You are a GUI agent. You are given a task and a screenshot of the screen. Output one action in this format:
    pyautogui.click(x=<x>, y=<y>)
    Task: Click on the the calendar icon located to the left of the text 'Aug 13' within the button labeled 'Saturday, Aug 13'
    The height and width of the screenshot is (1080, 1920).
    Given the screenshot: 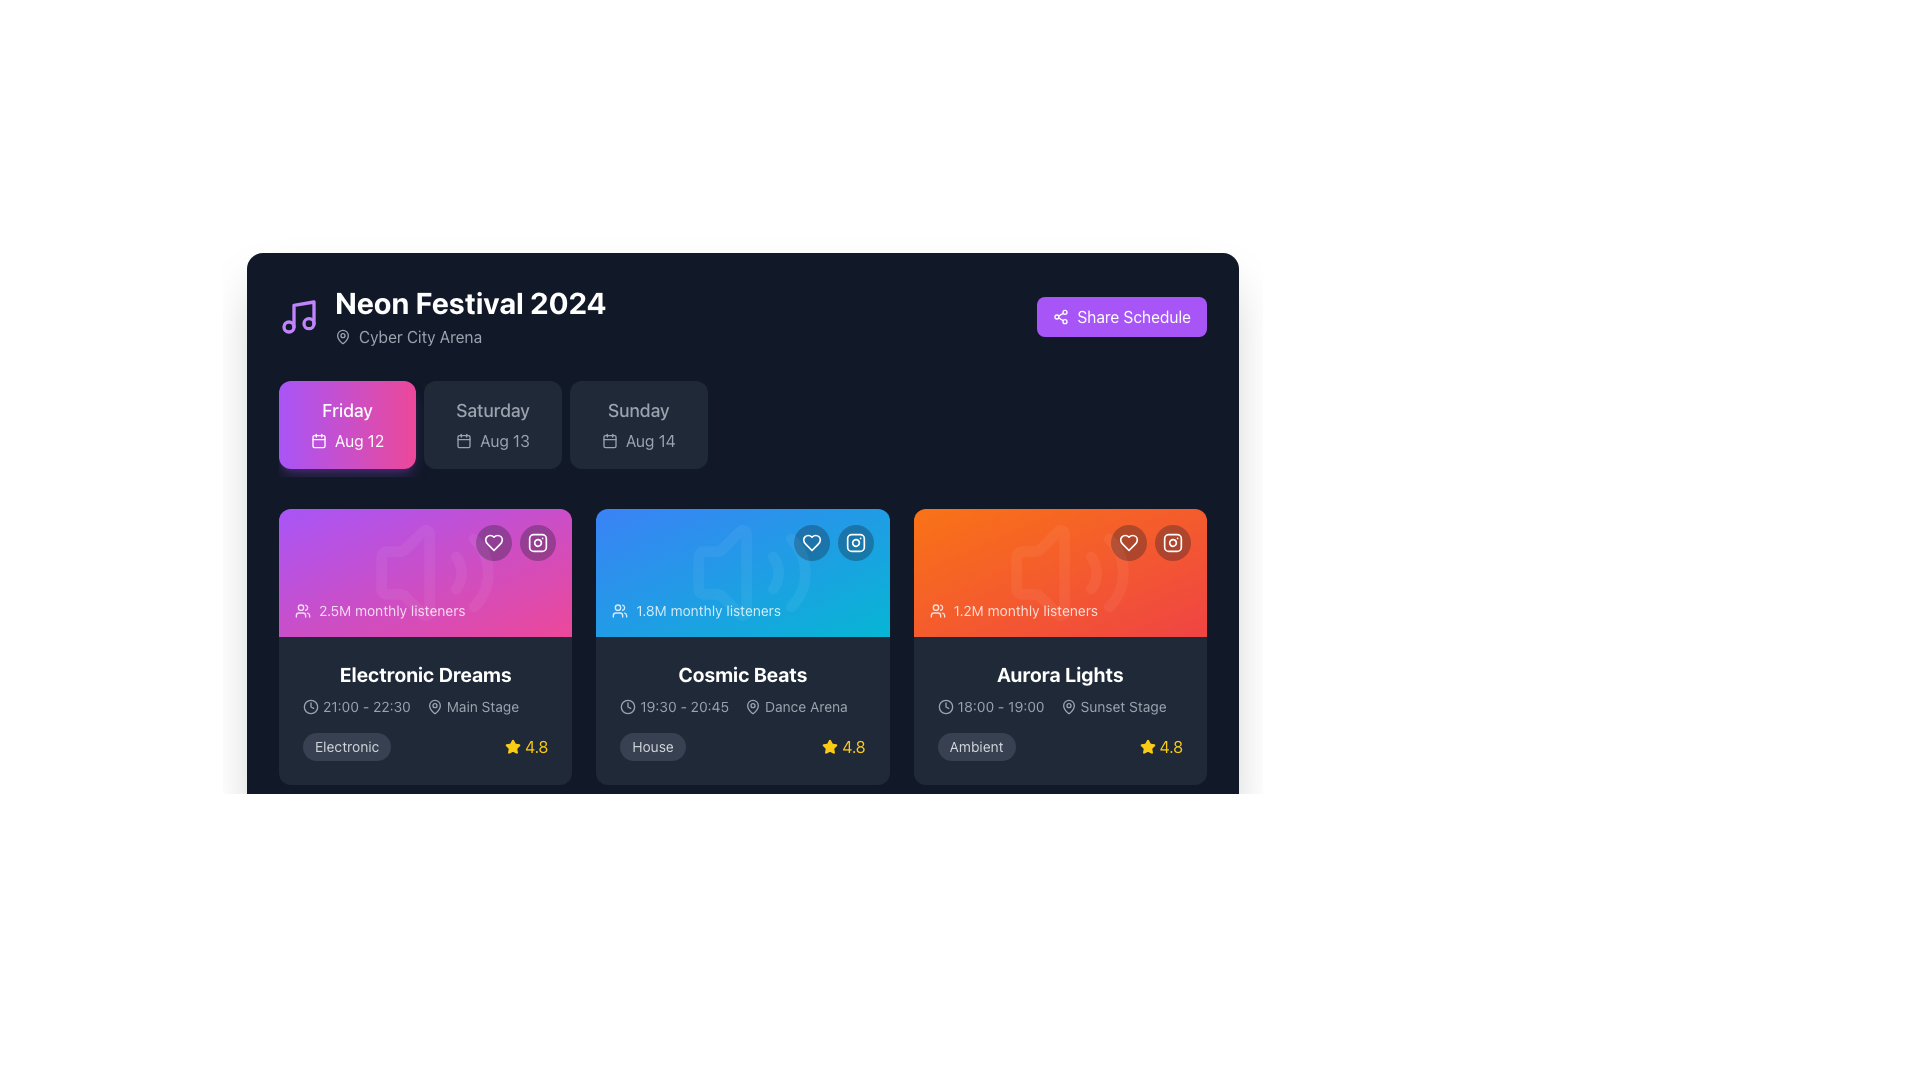 What is the action you would take?
    pyautogui.click(x=463, y=439)
    